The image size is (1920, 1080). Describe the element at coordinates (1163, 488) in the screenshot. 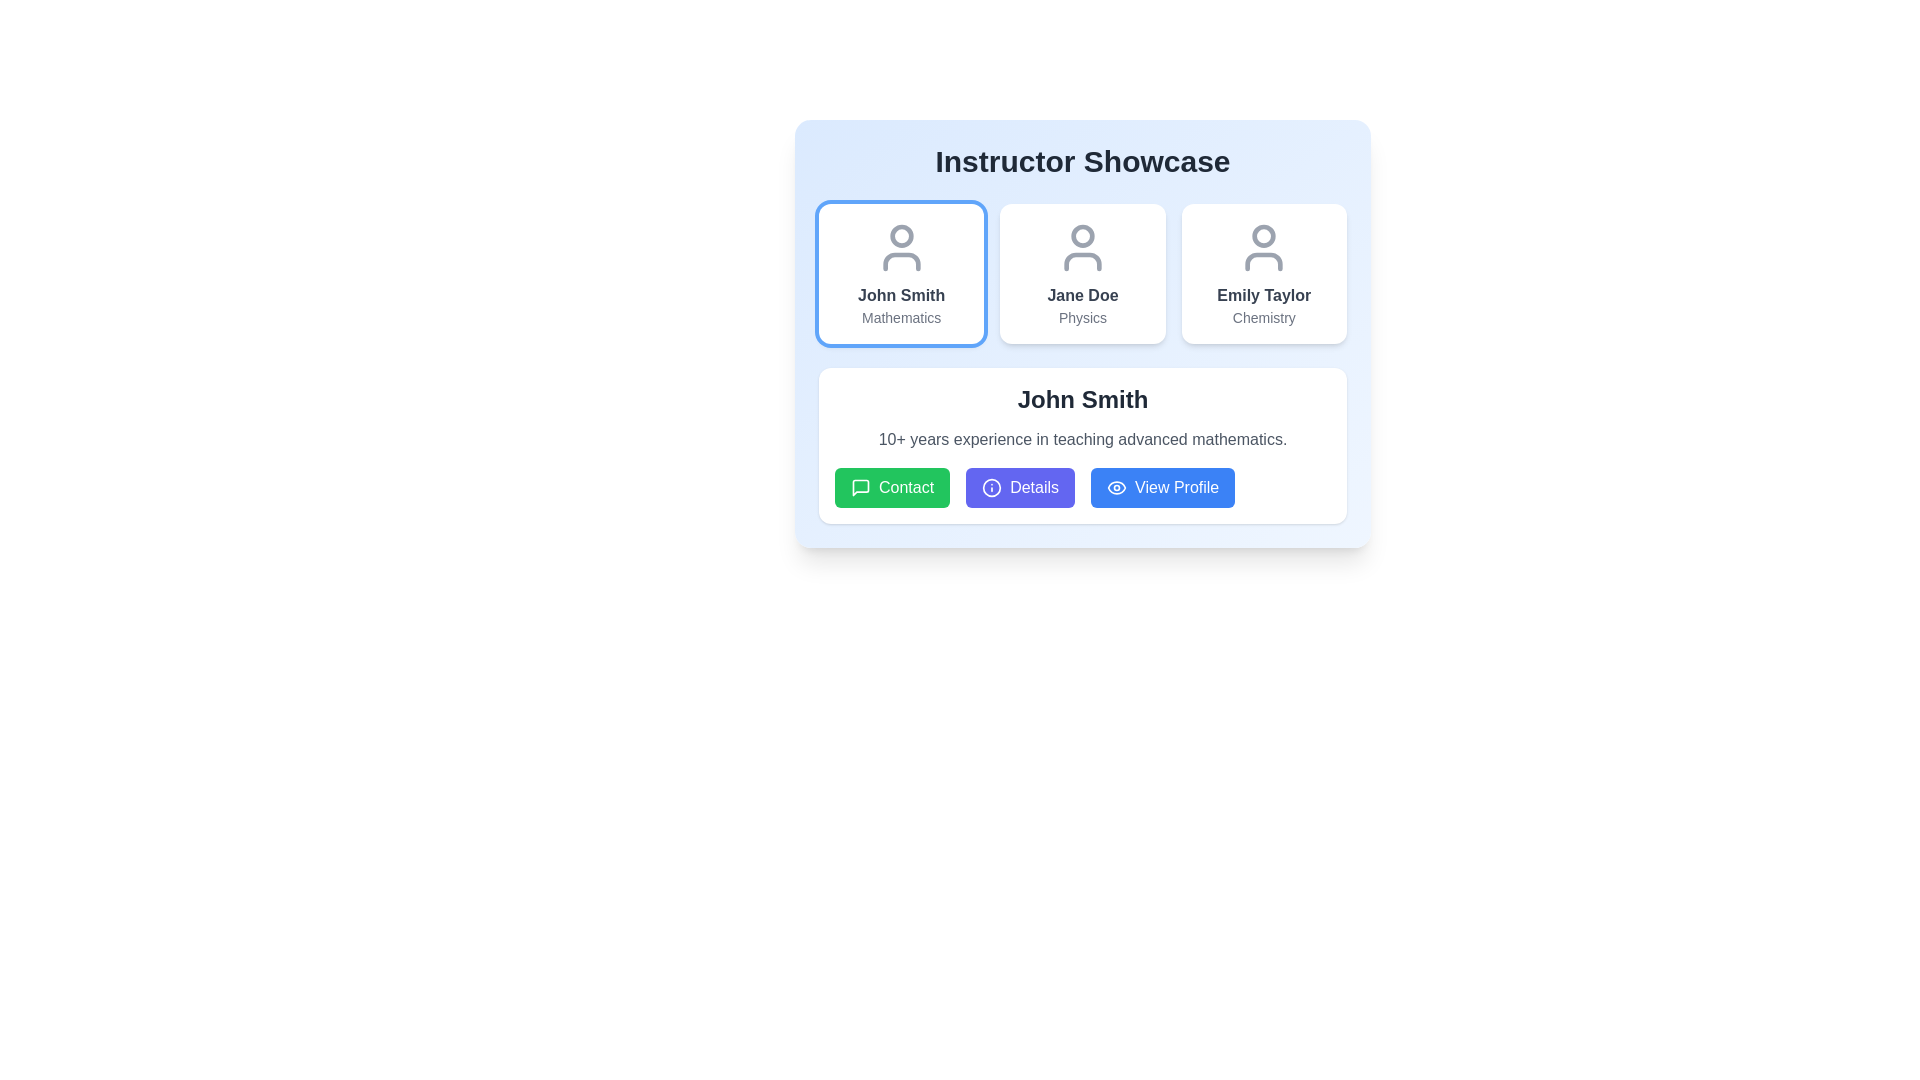

I see `the 'View Profile' button, which is a rectangular button with white text on a blue background, featuring an eye icon on the left, located below 'John Smith'` at that location.